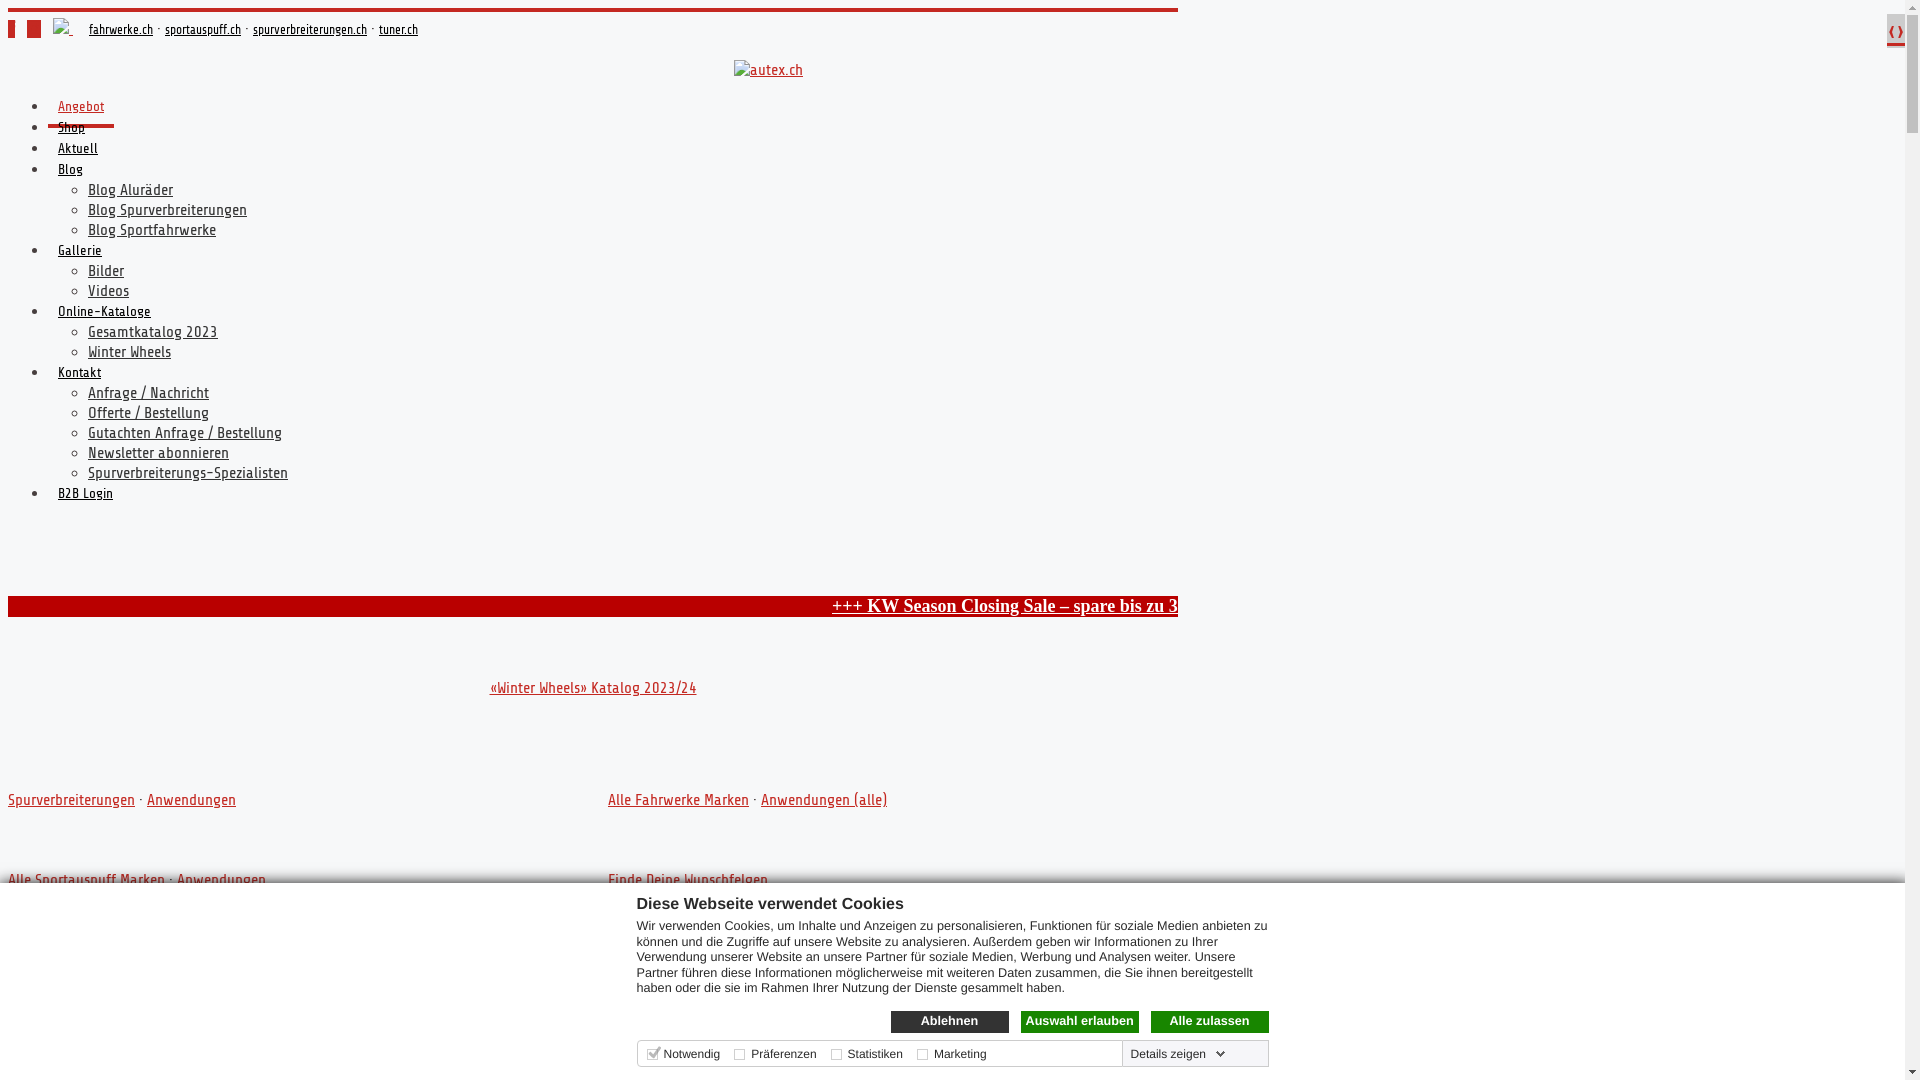 This screenshot has height=1080, width=1920. Describe the element at coordinates (71, 131) in the screenshot. I see `'Shop'` at that location.